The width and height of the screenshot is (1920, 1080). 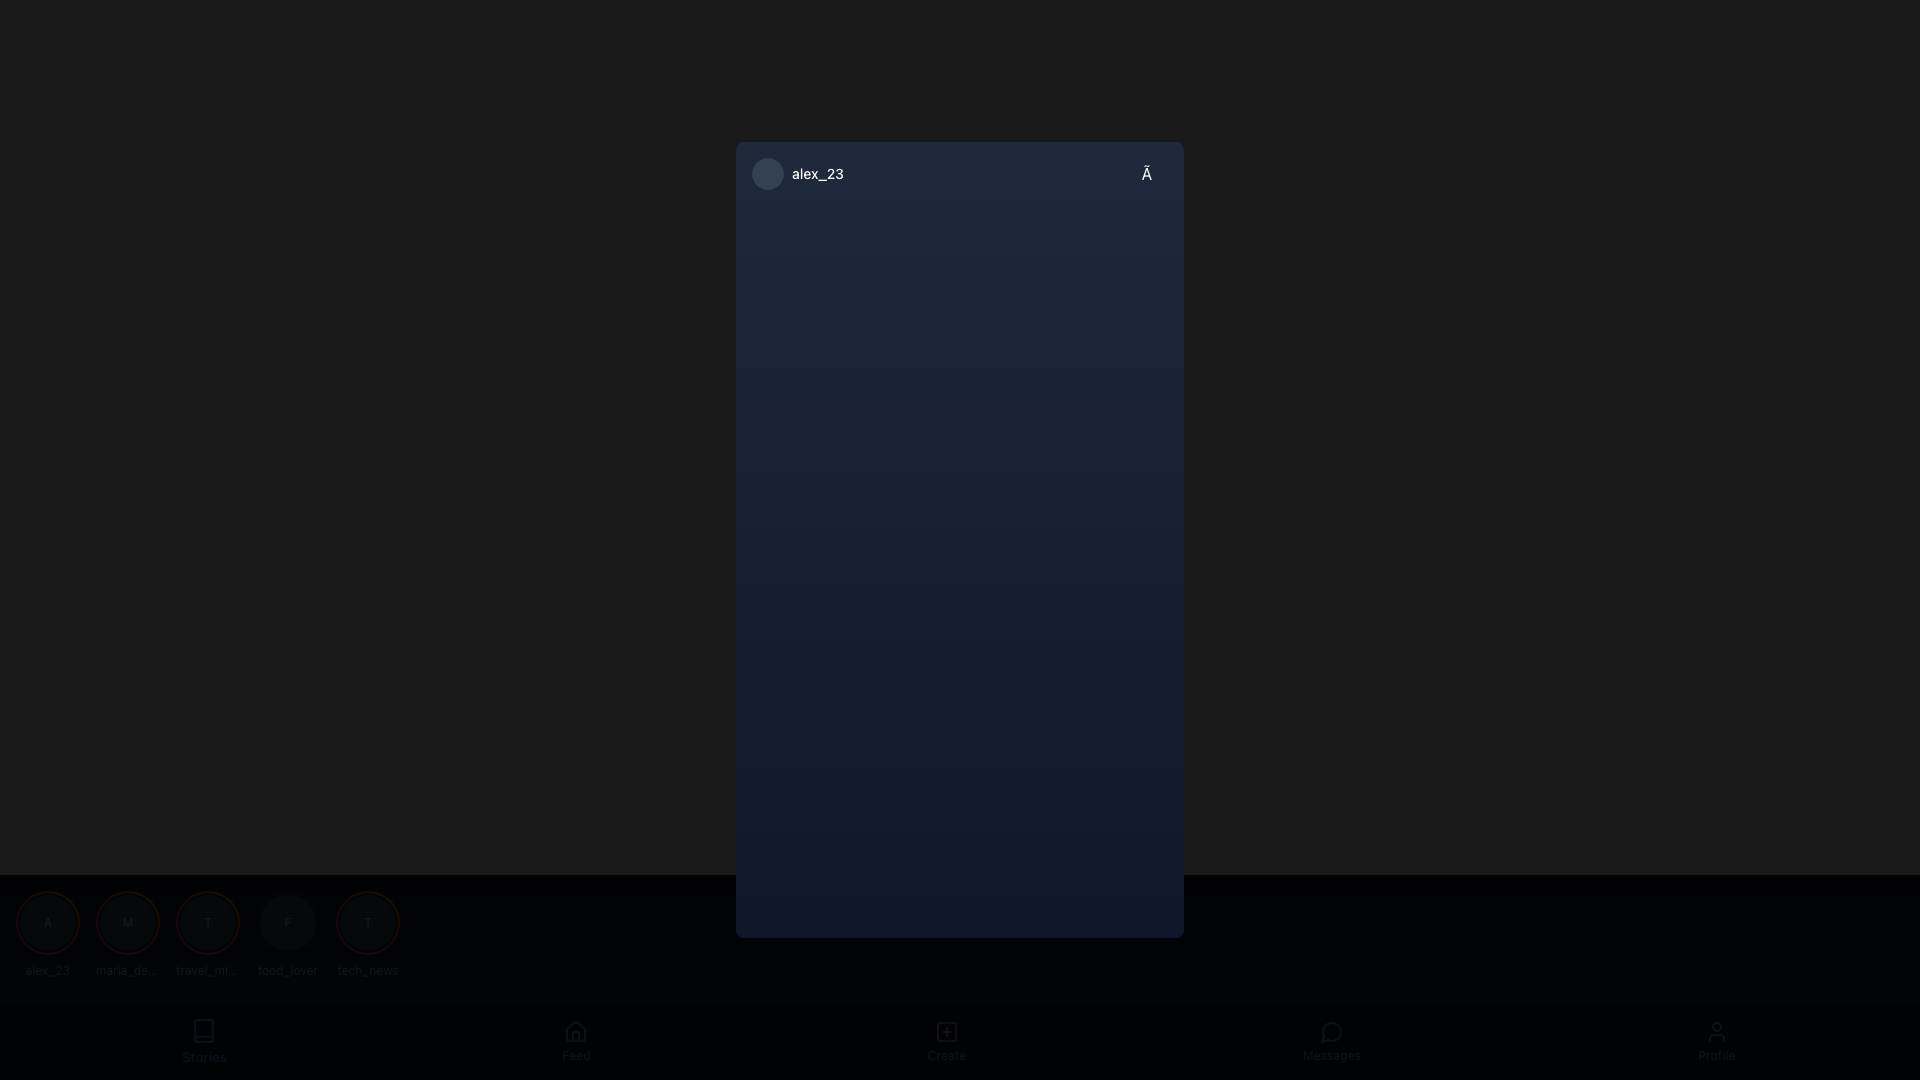 I want to click on the fifth circular avatar representing 'tech_news', so click(x=368, y=934).